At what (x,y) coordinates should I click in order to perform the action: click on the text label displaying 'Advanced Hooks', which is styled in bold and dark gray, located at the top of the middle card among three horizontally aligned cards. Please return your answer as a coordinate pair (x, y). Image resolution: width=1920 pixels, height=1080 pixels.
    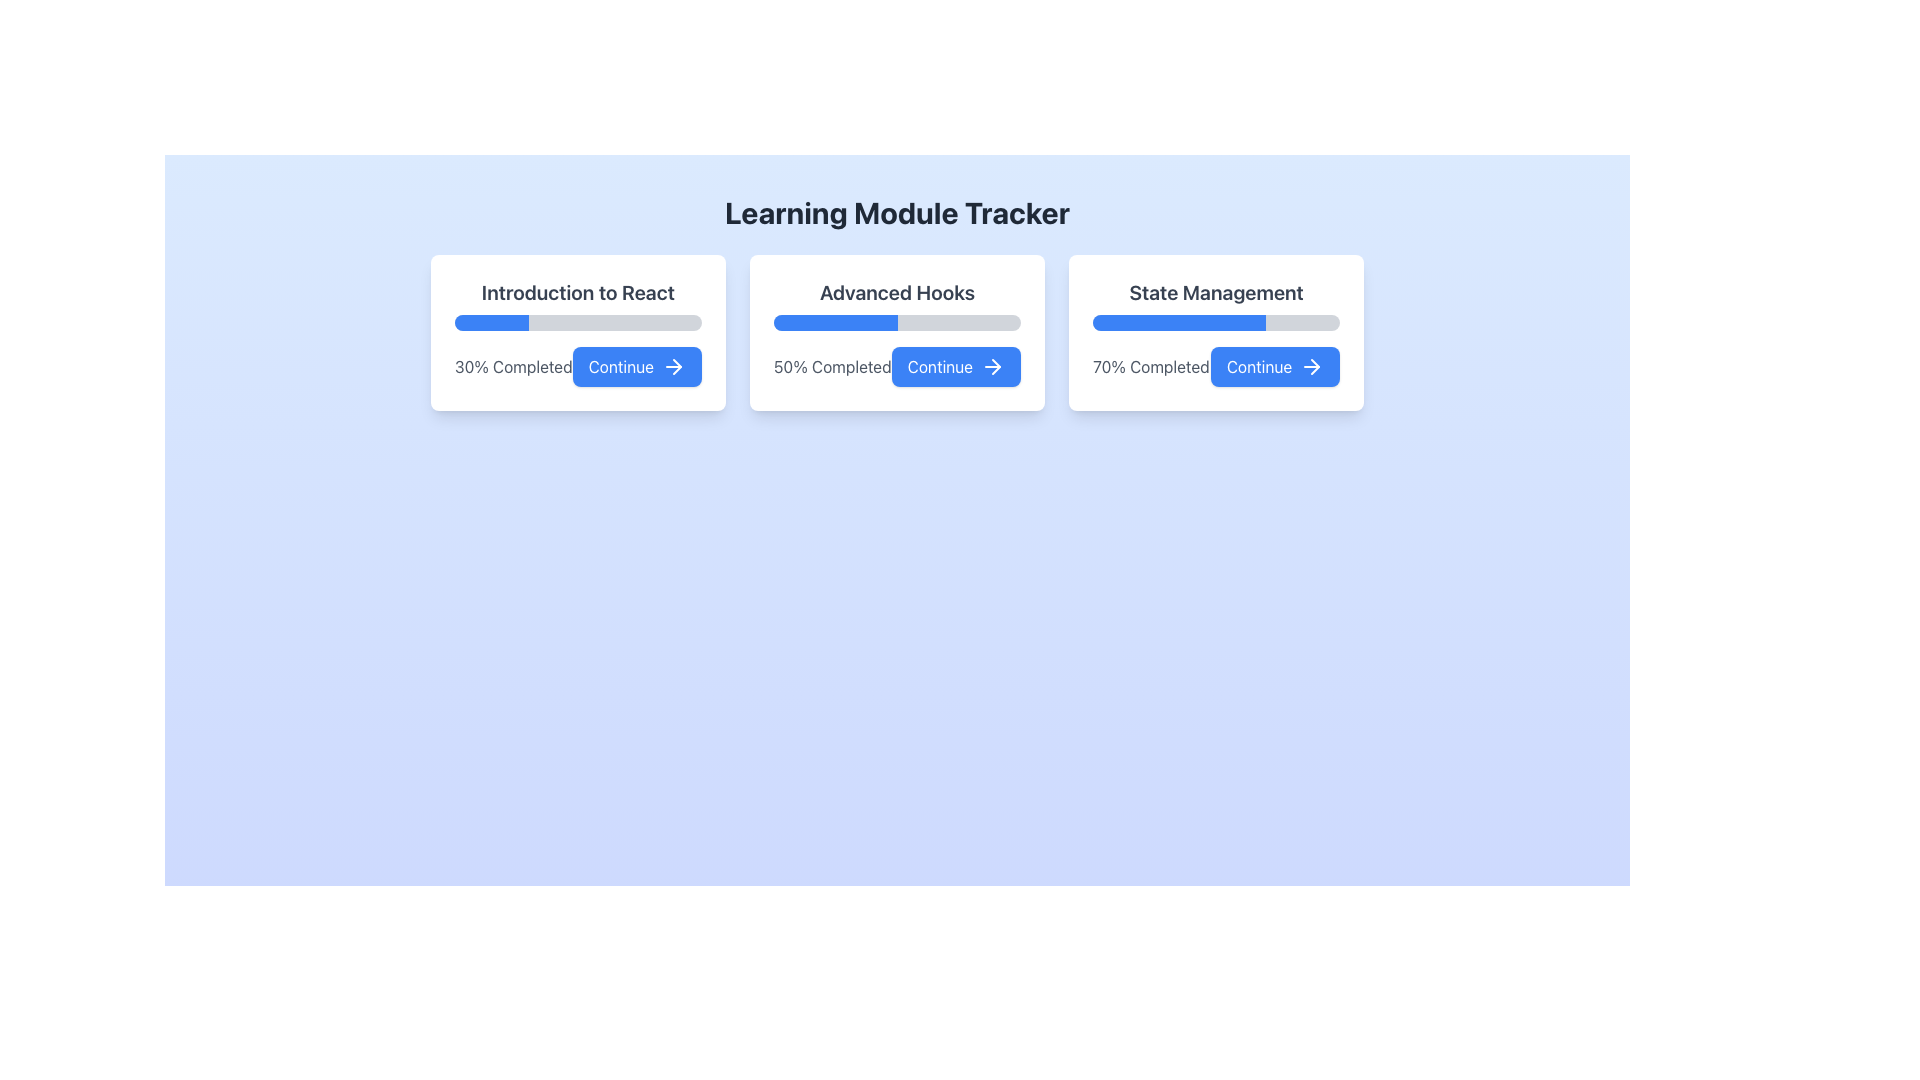
    Looking at the image, I should click on (896, 293).